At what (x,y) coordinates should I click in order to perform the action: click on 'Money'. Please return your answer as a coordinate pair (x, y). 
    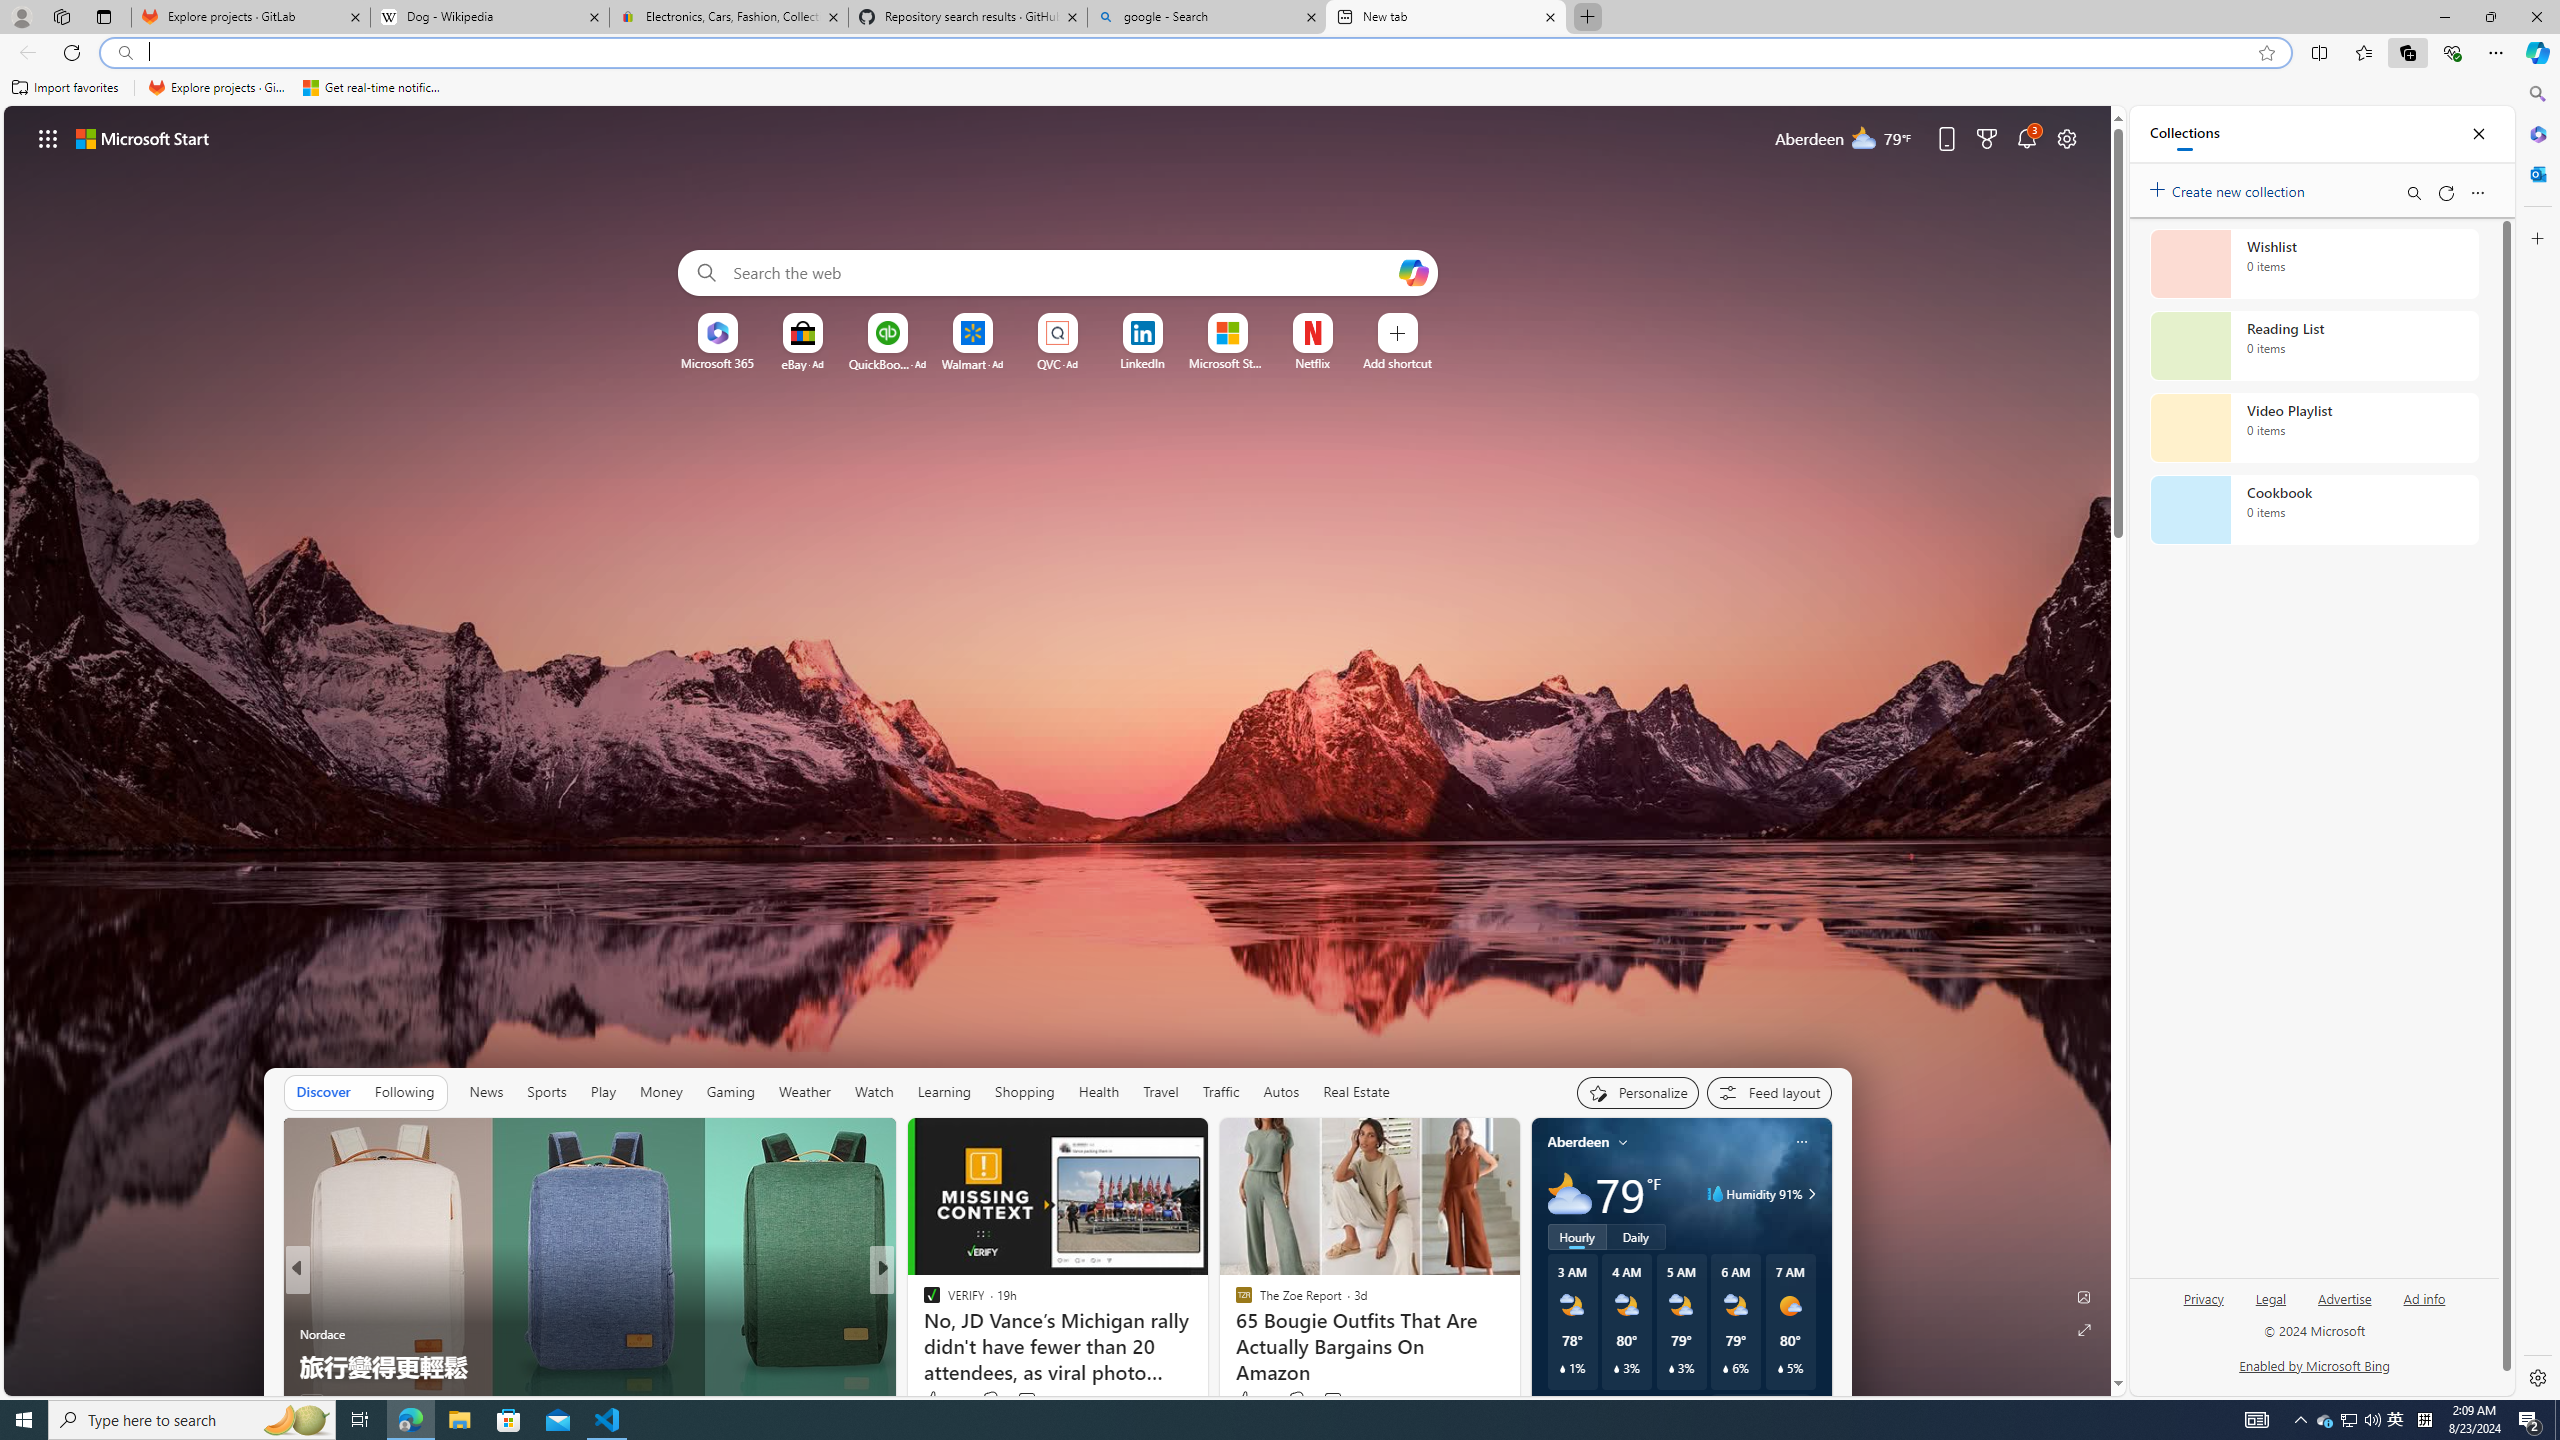
    Looking at the image, I should click on (660, 1091).